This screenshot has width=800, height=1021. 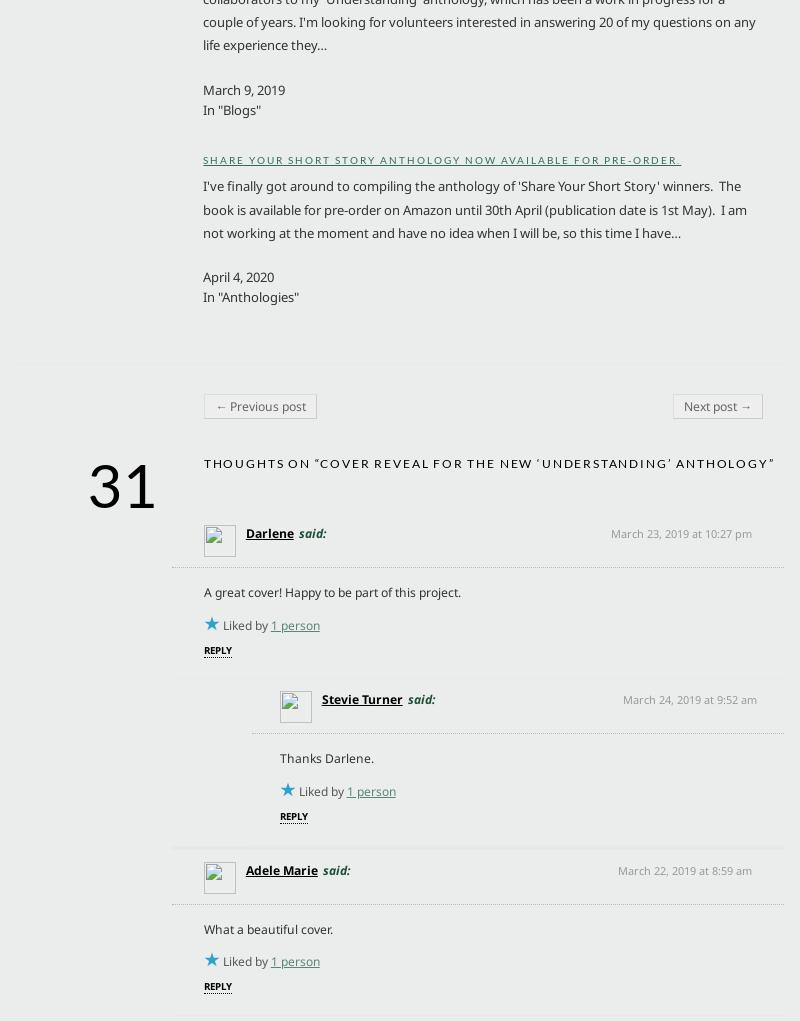 I want to click on 'A great cover! Happy to be part of this project.', so click(x=330, y=591).